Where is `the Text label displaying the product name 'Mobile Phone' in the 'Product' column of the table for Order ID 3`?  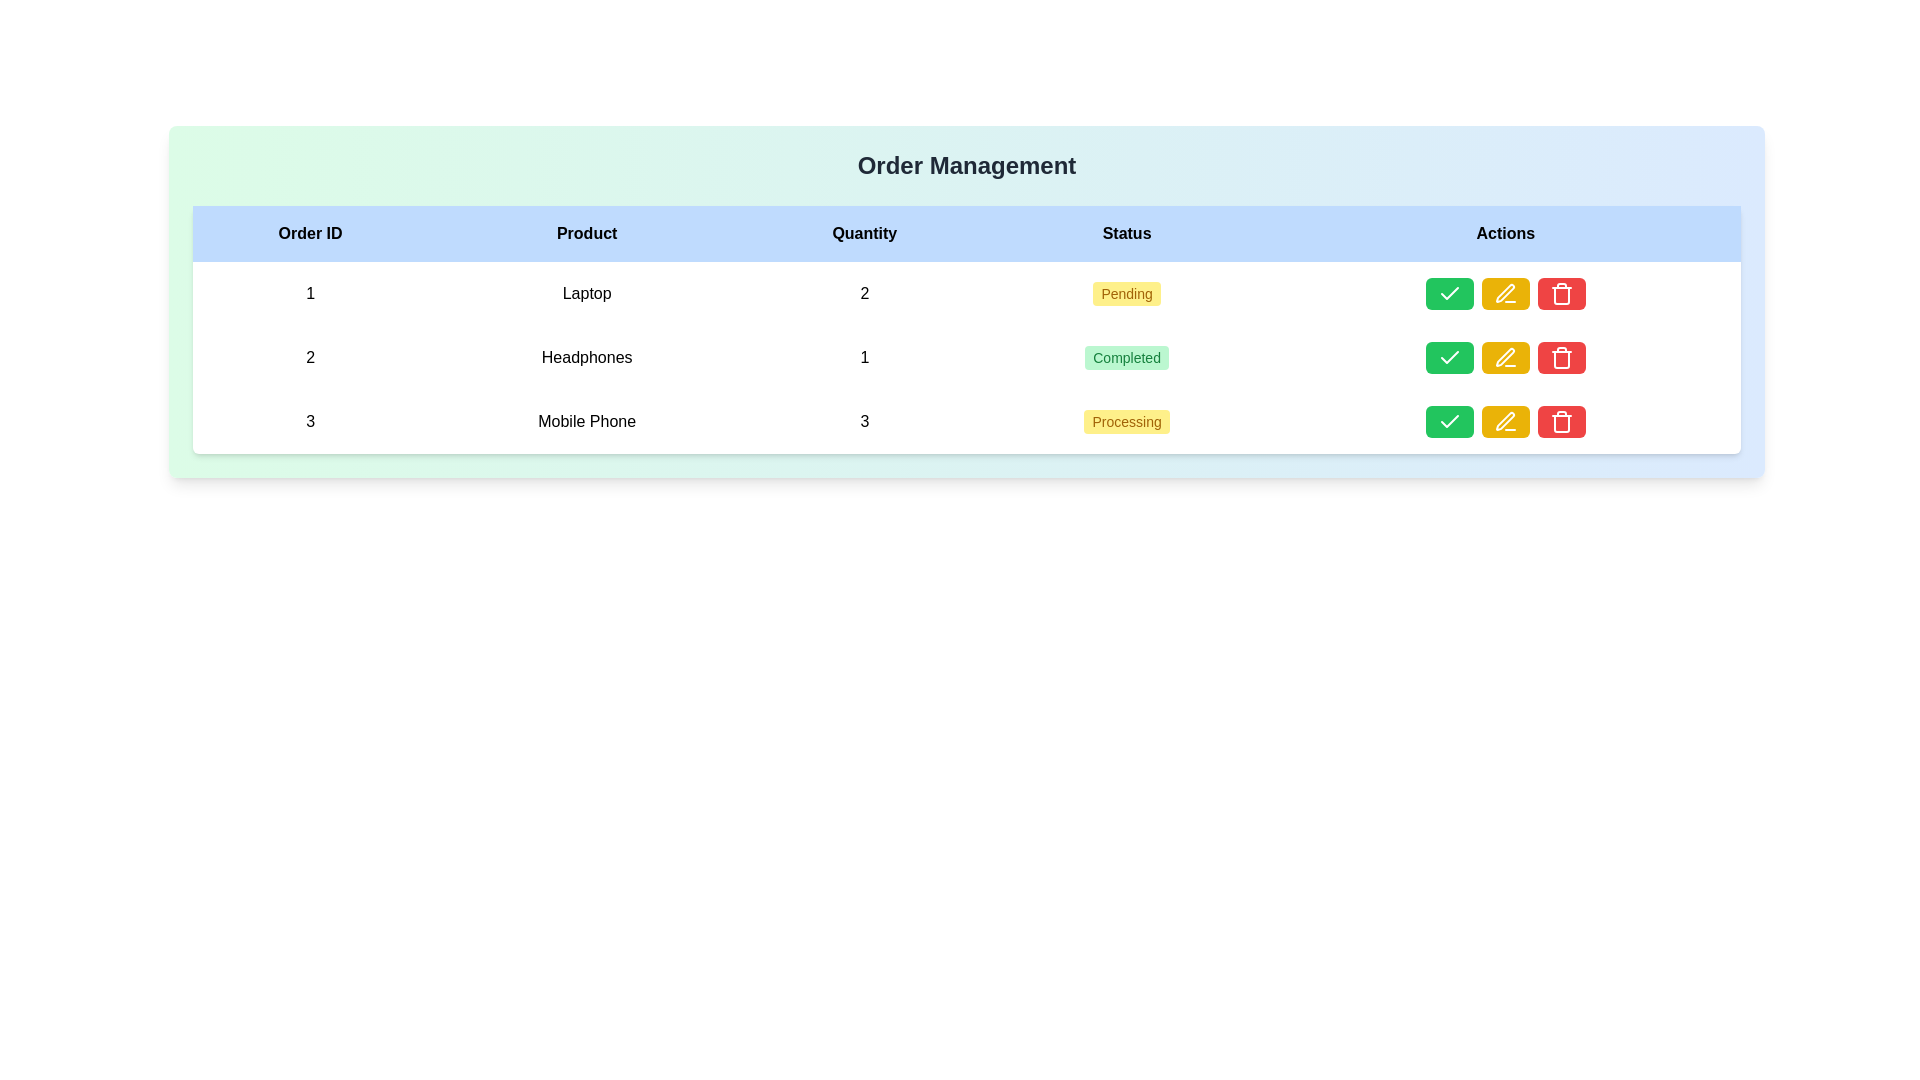 the Text label displaying the product name 'Mobile Phone' in the 'Product' column of the table for Order ID 3 is located at coordinates (586, 420).